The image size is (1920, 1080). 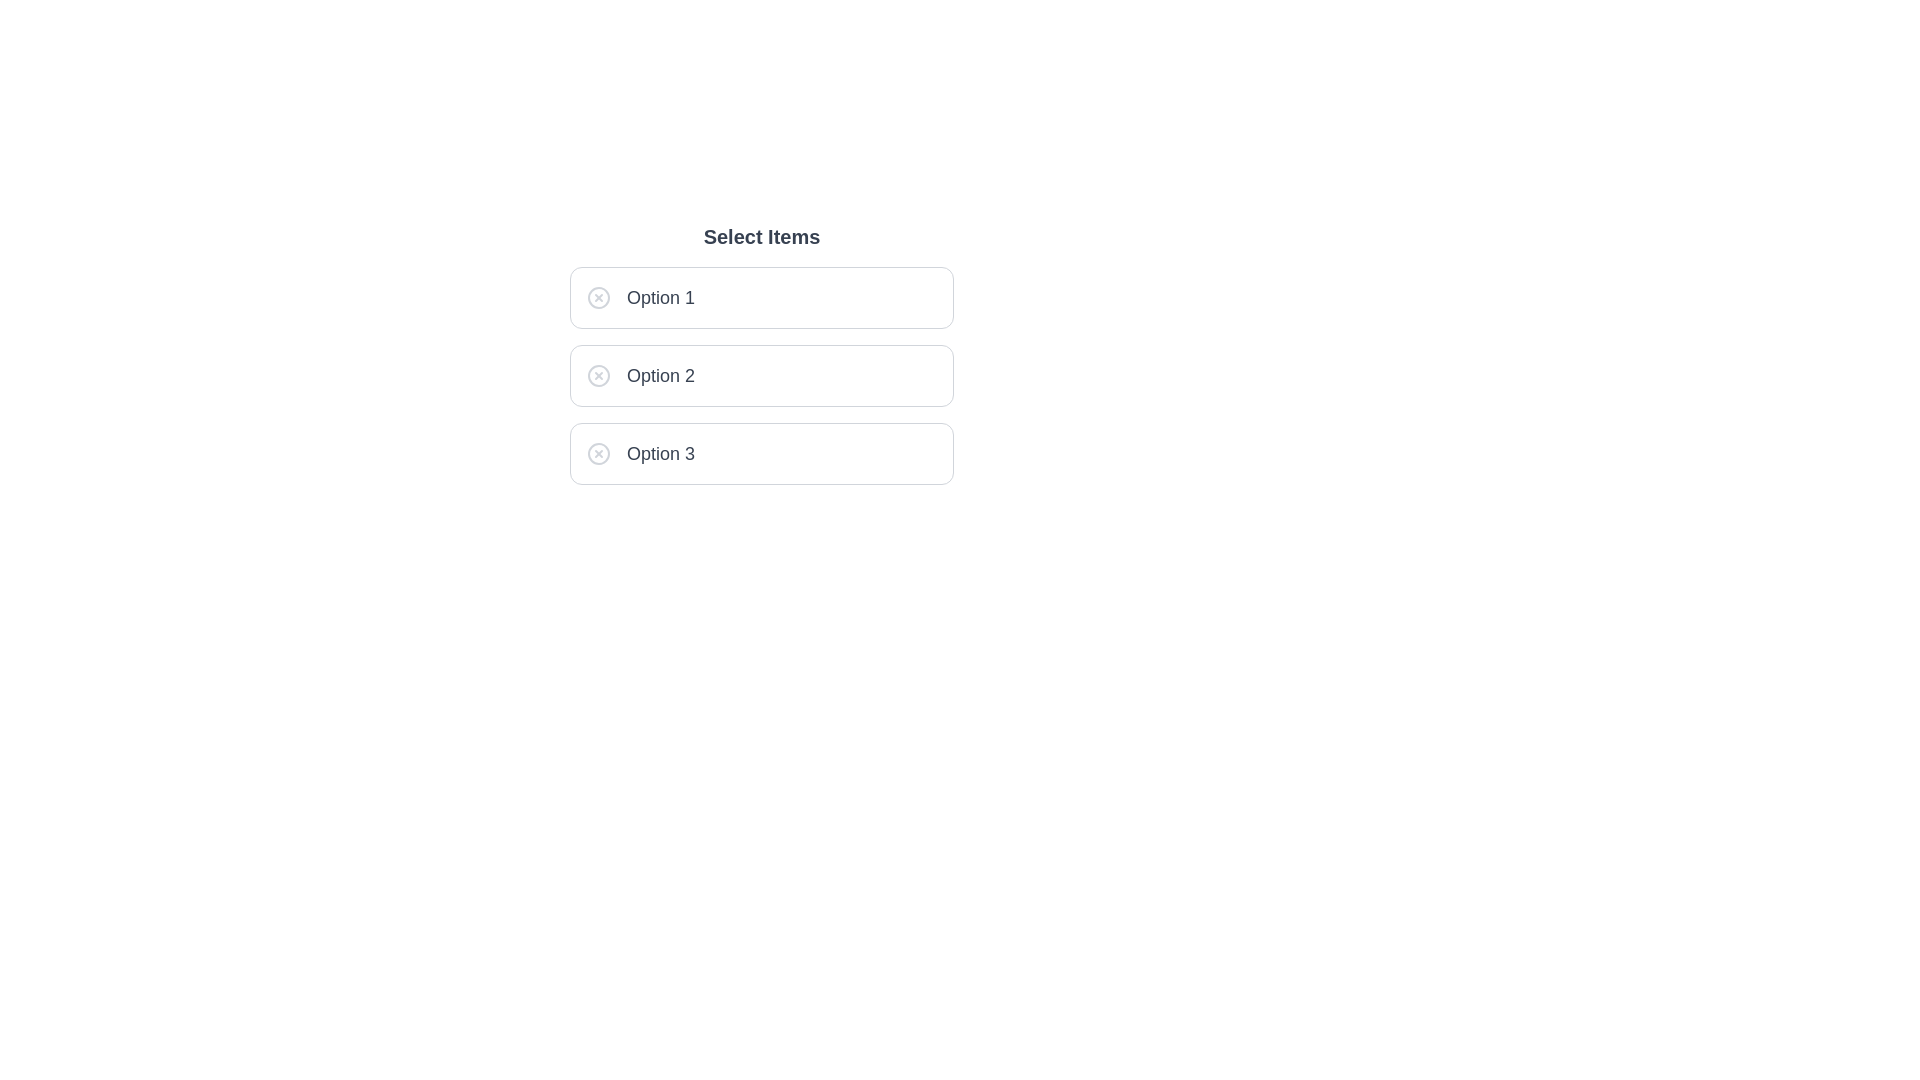 I want to click on the first selectable option box labeled 'Option 1', so click(x=761, y=297).